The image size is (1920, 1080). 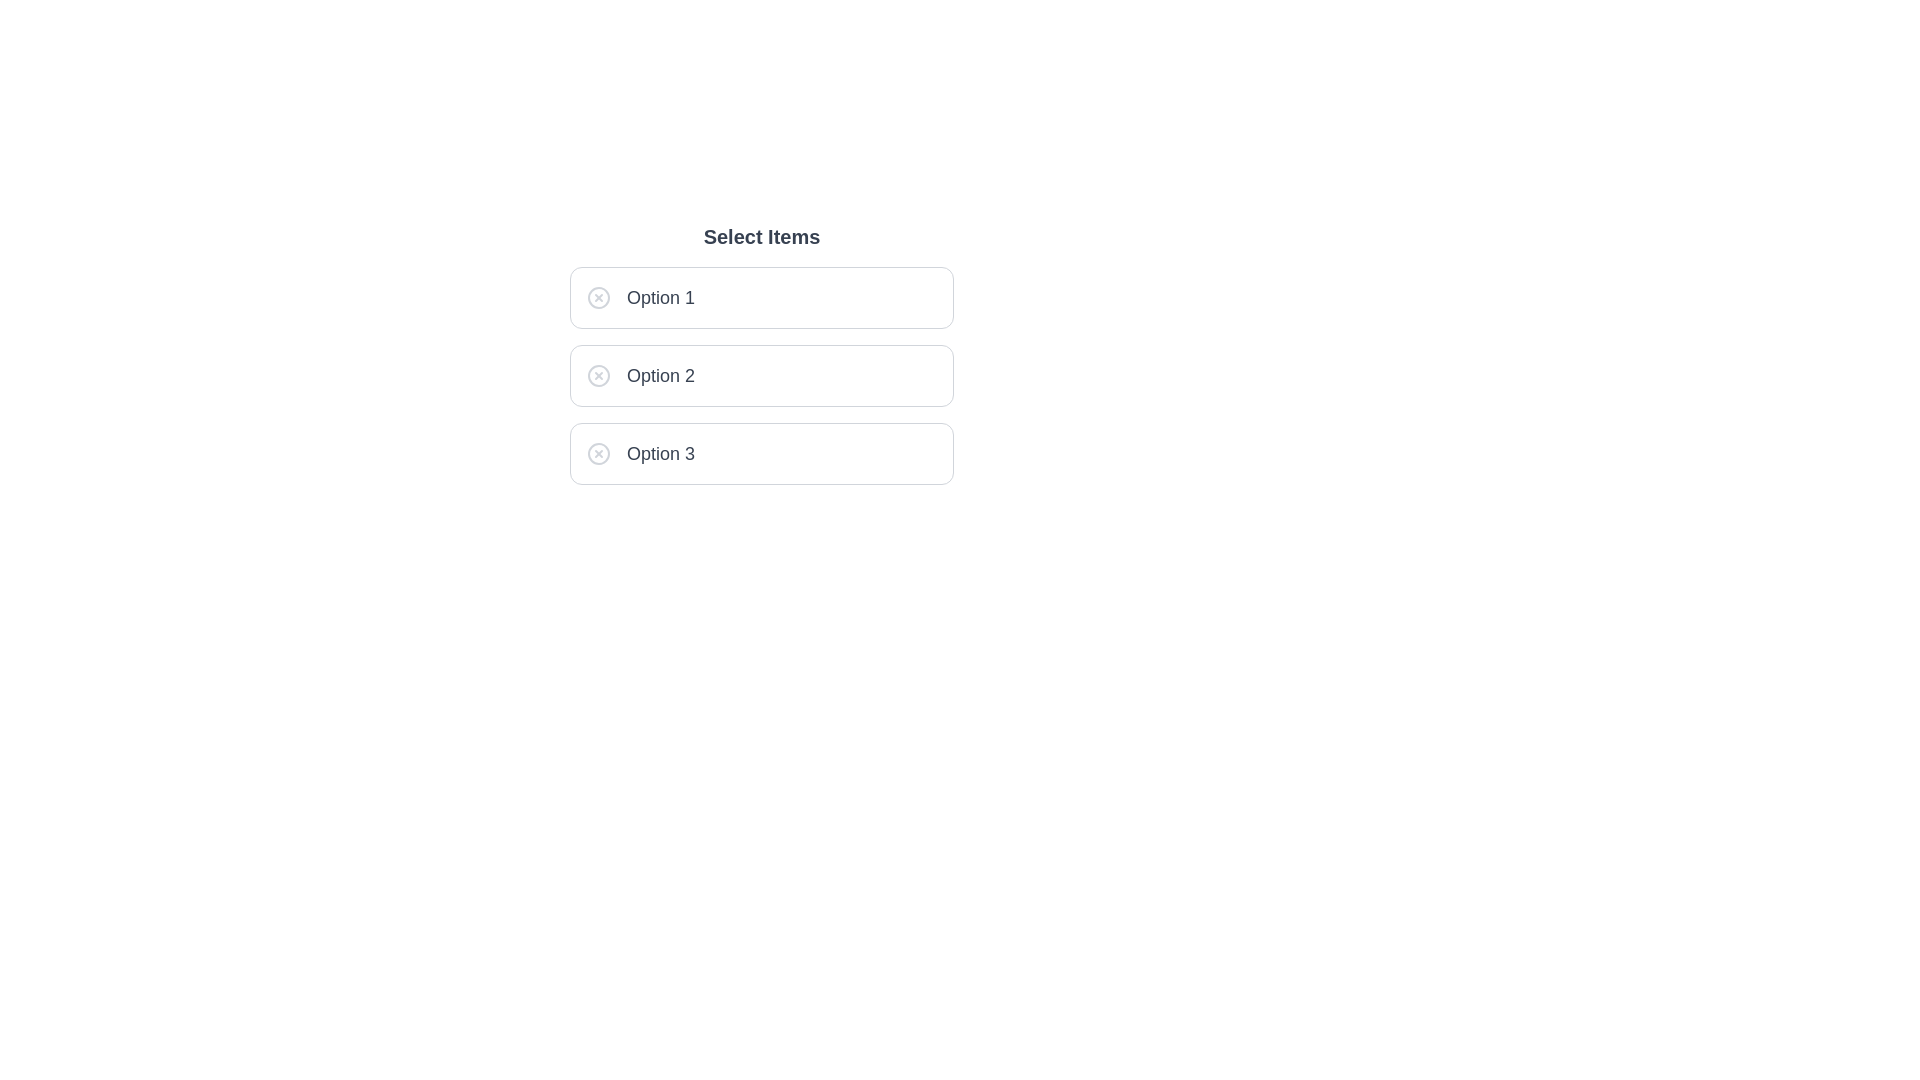 I want to click on the first selectable option box labeled 'Option 1', so click(x=761, y=297).